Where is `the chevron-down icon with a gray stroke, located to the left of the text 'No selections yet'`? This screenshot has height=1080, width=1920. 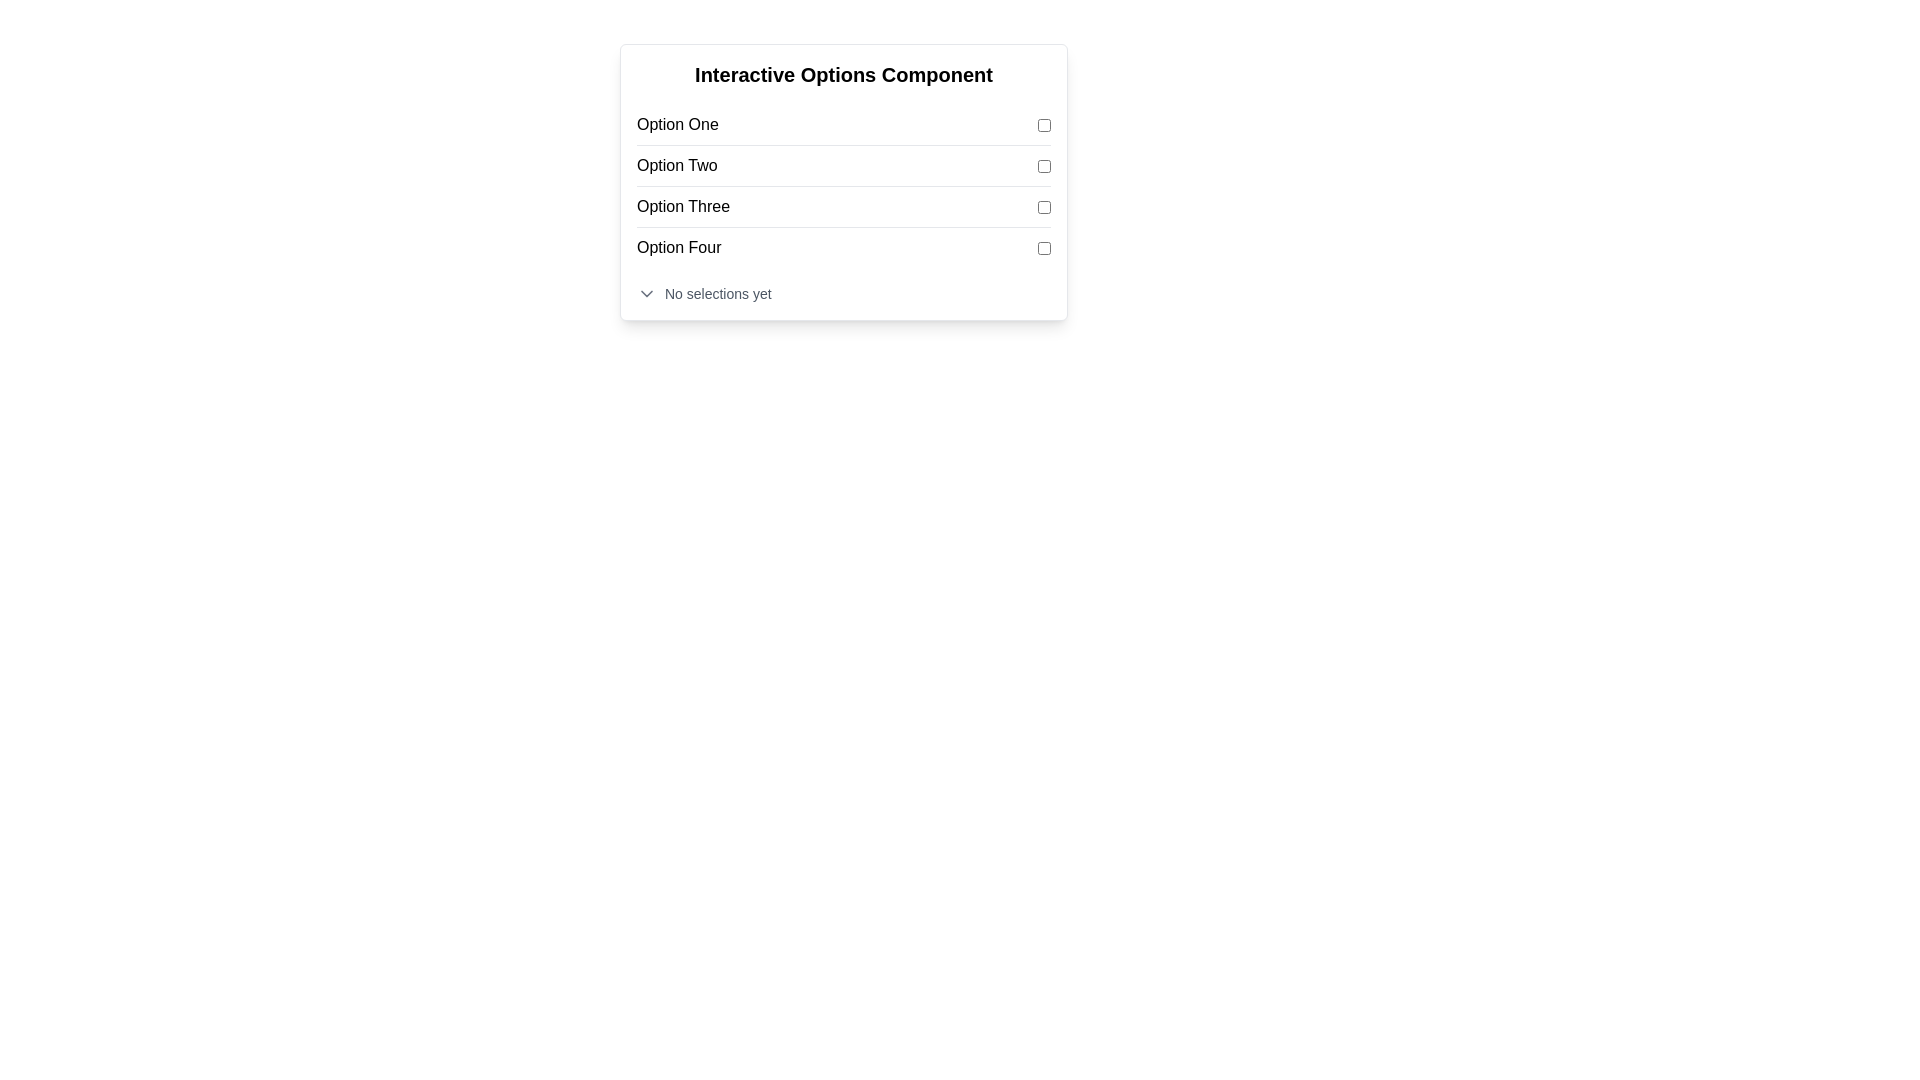
the chevron-down icon with a gray stroke, located to the left of the text 'No selections yet' is located at coordinates (647, 293).